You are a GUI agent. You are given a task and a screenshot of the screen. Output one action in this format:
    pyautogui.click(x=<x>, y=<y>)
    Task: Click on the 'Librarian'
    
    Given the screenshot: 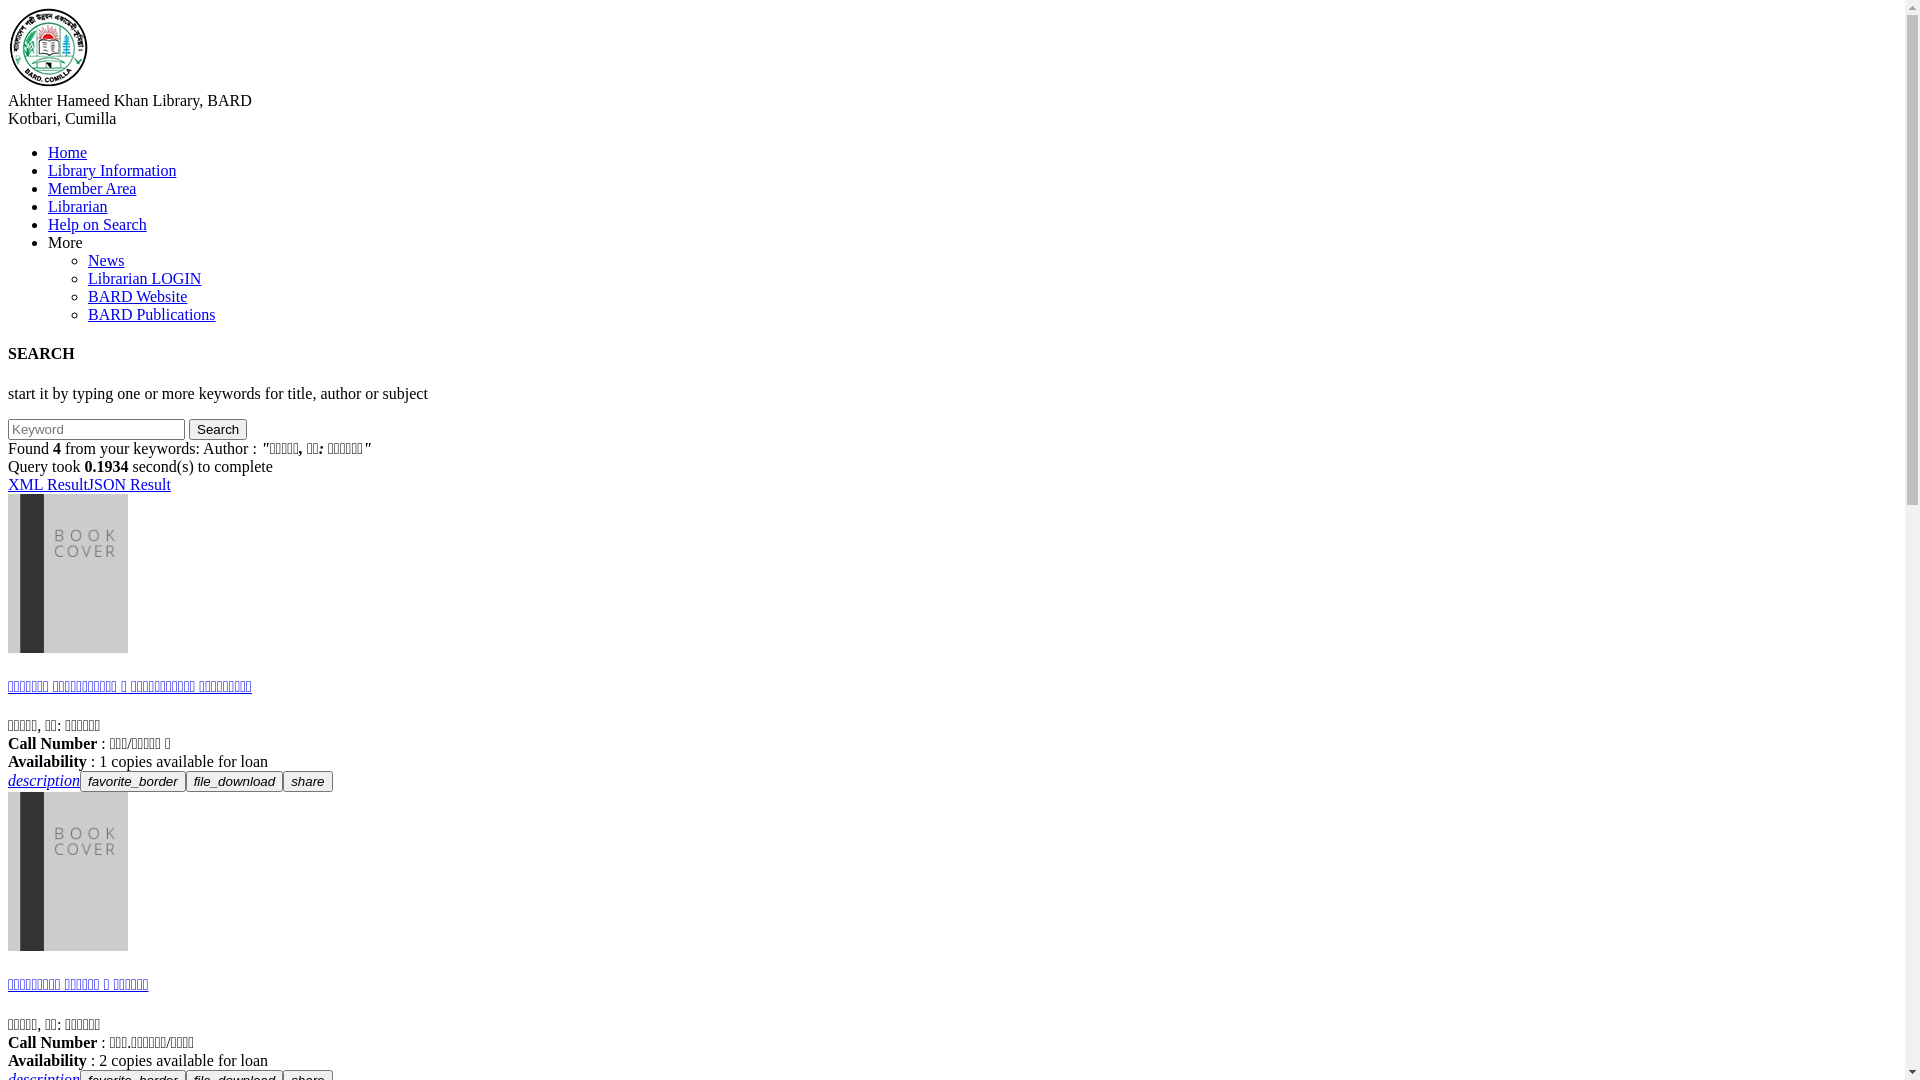 What is the action you would take?
    pyautogui.click(x=77, y=206)
    